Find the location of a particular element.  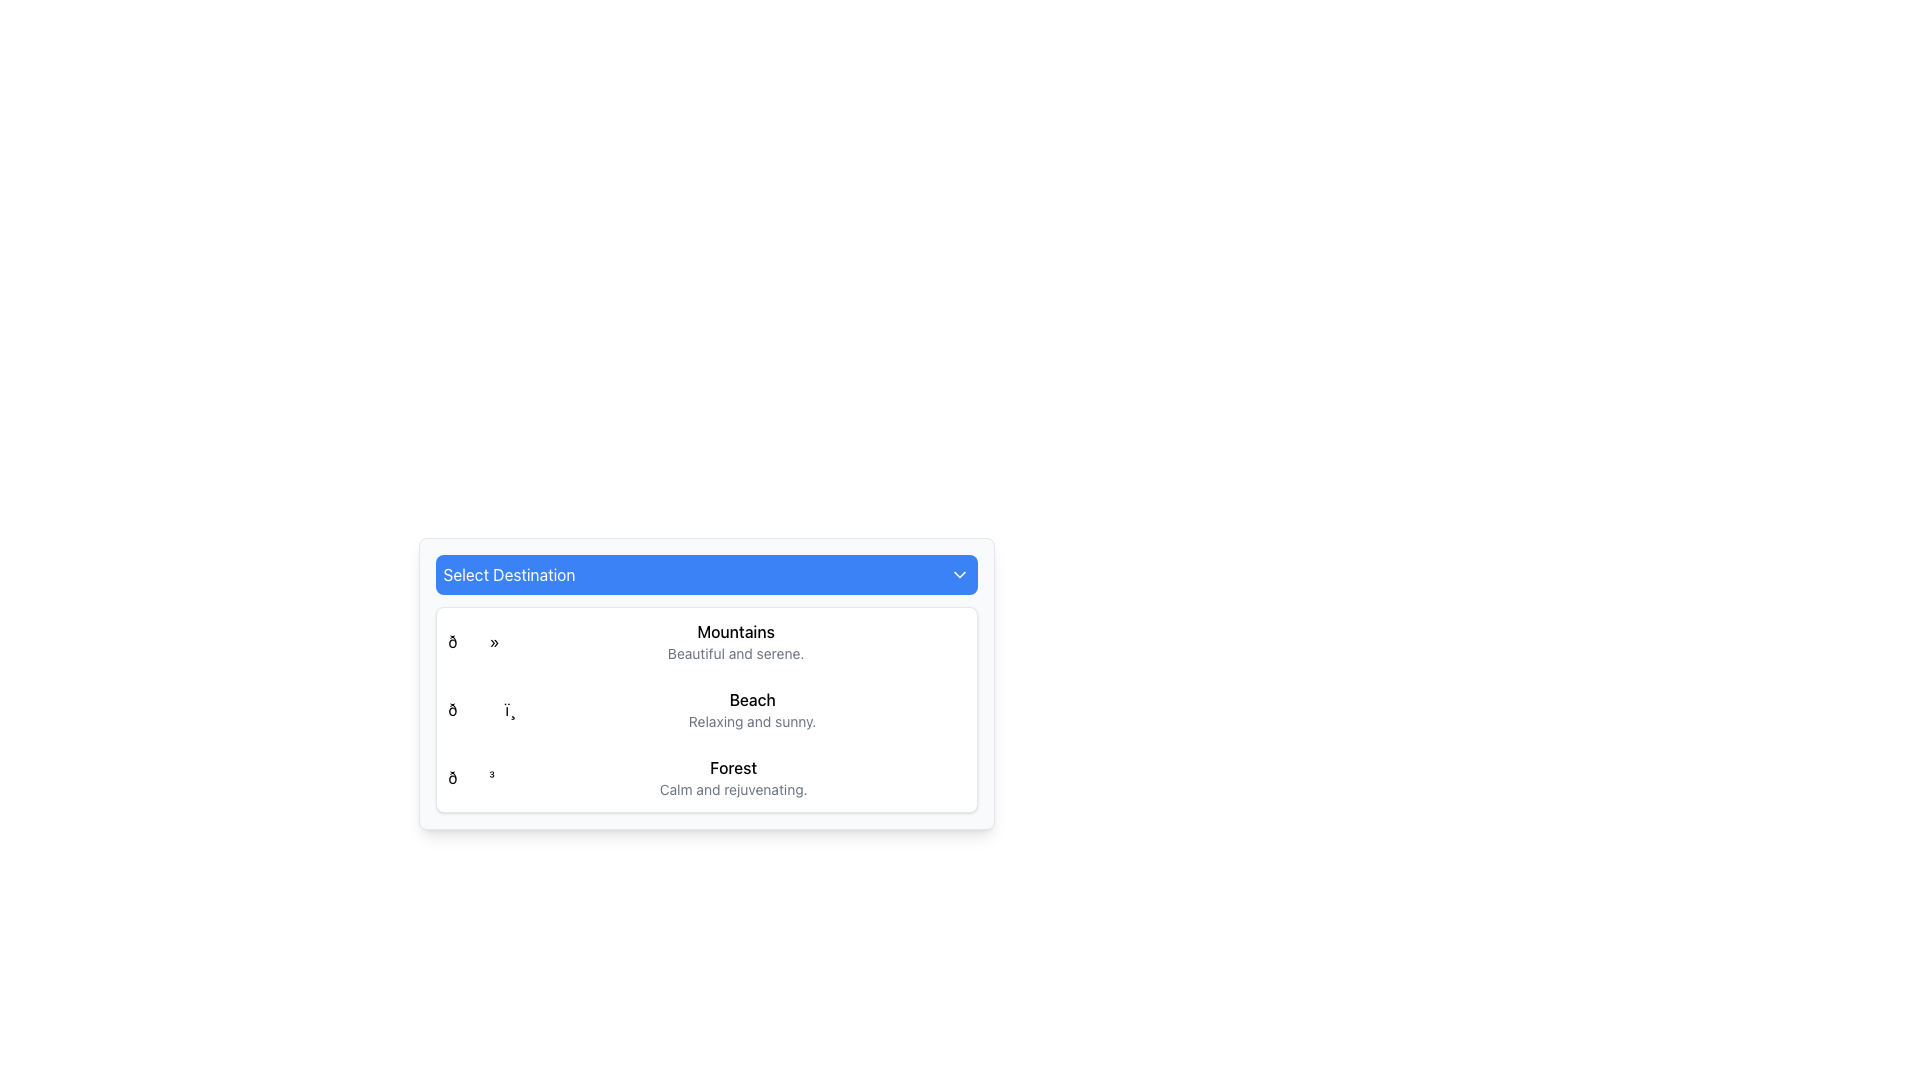

the dropdown menu option titled 'Forest' with the description 'Calm and rejuvenating.' is located at coordinates (706, 777).